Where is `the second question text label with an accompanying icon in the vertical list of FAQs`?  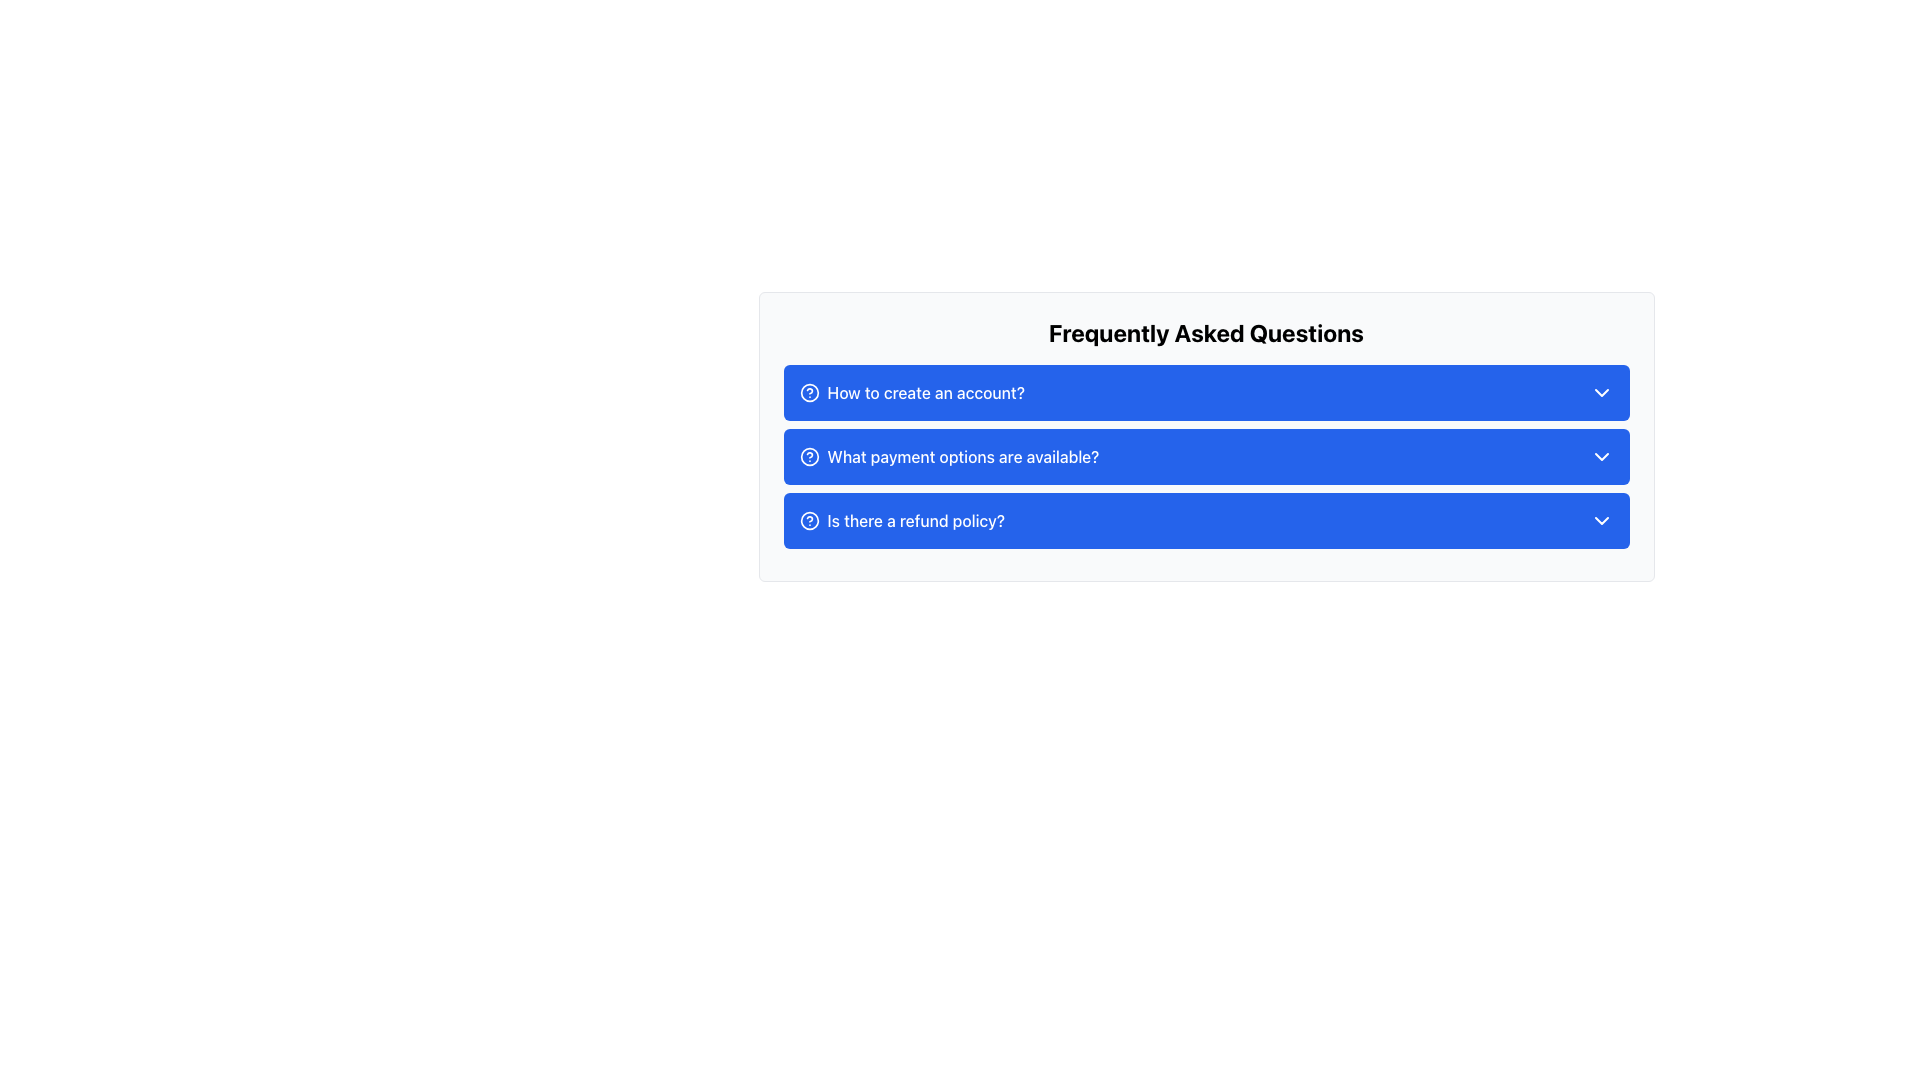
the second question text label with an accompanying icon in the vertical list of FAQs is located at coordinates (948, 456).